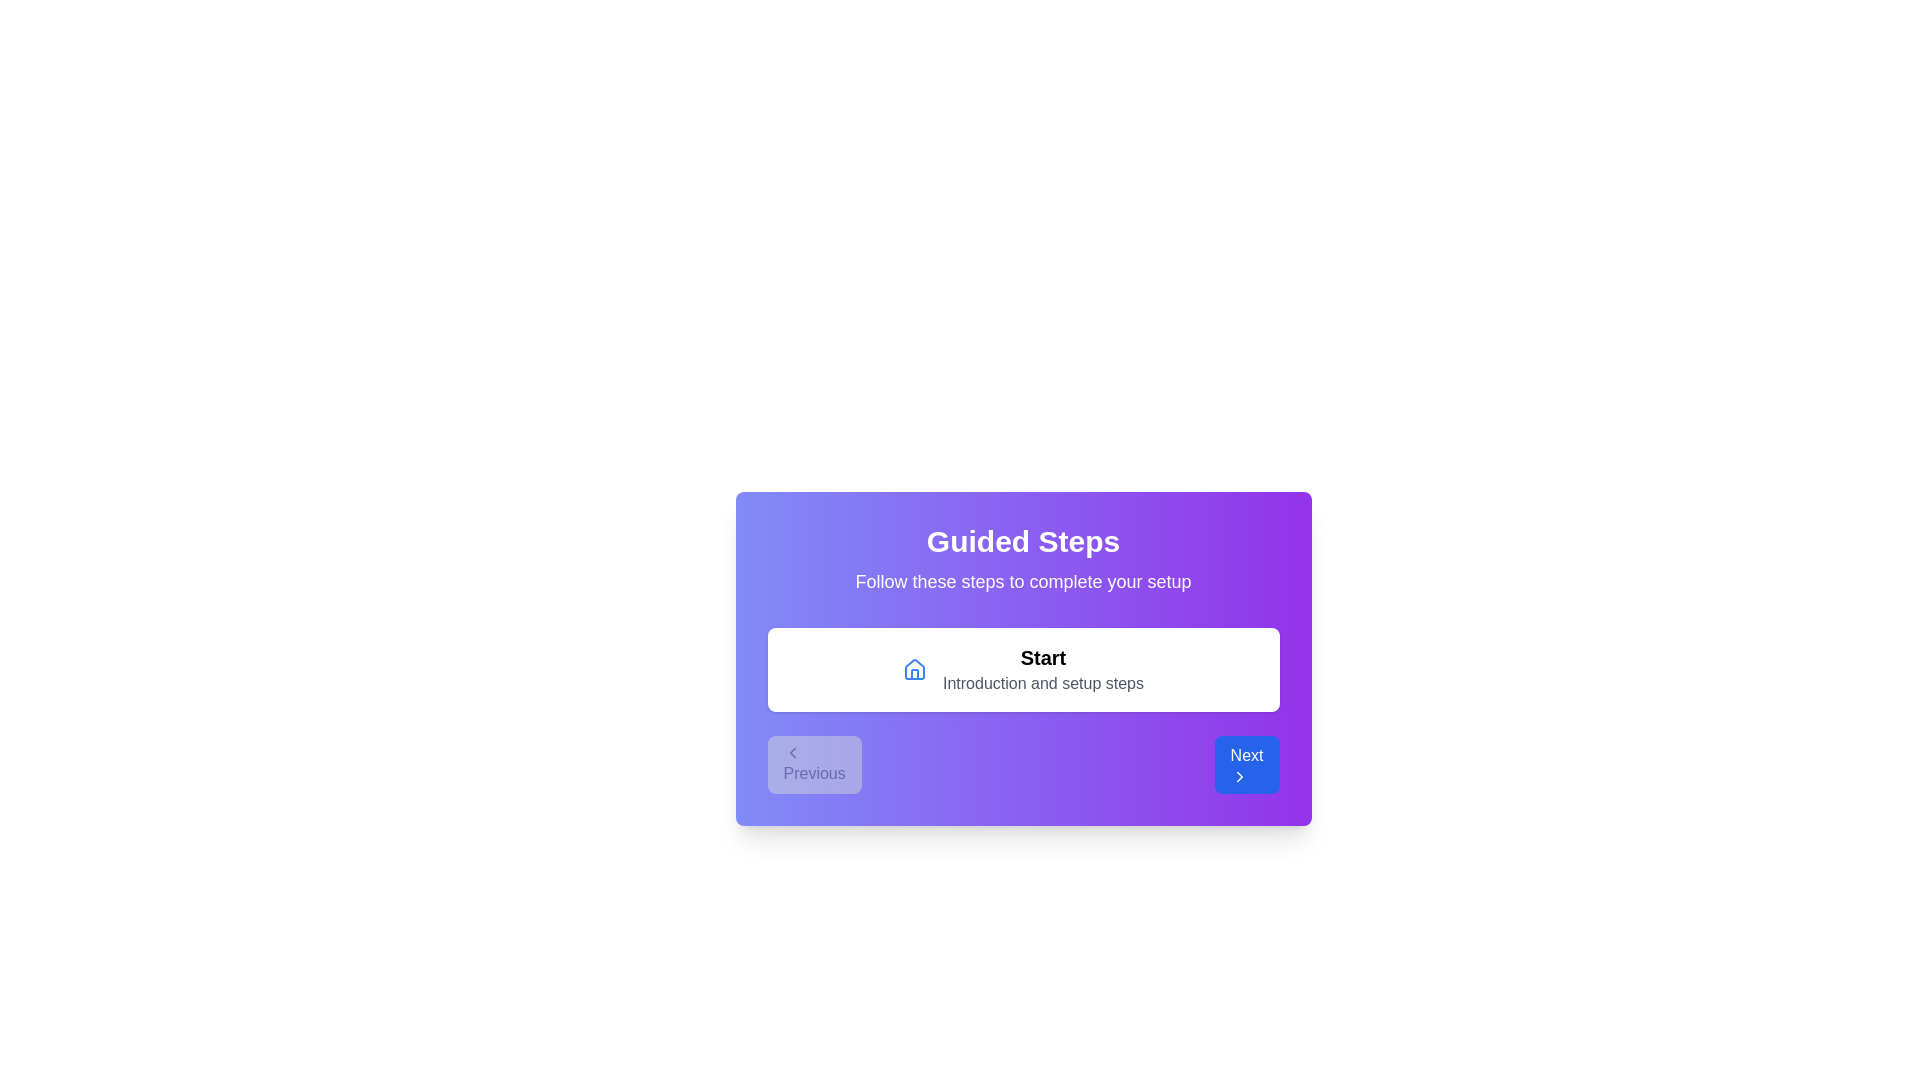  I want to click on the chevron icon within the blue 'Next' button at the bottom-right corner of the interface, so click(1238, 775).